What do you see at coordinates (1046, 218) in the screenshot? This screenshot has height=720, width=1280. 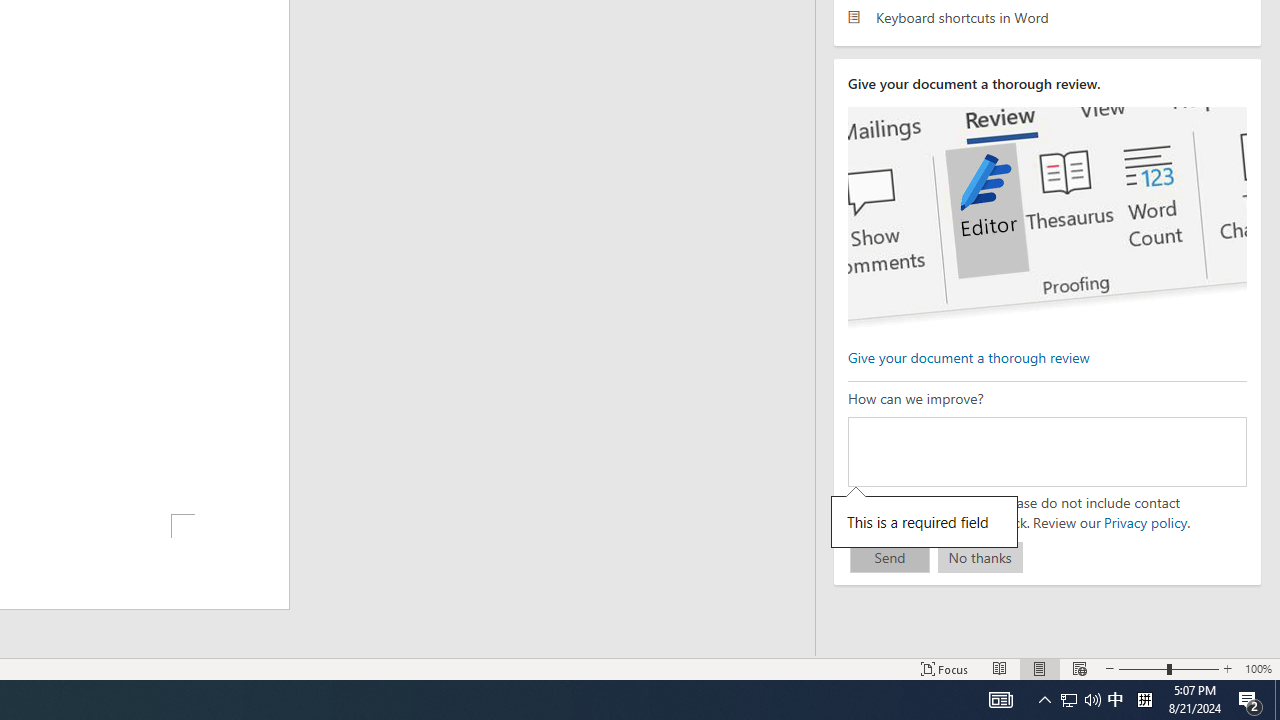 I see `'editor ui screenshot'` at bounding box center [1046, 218].